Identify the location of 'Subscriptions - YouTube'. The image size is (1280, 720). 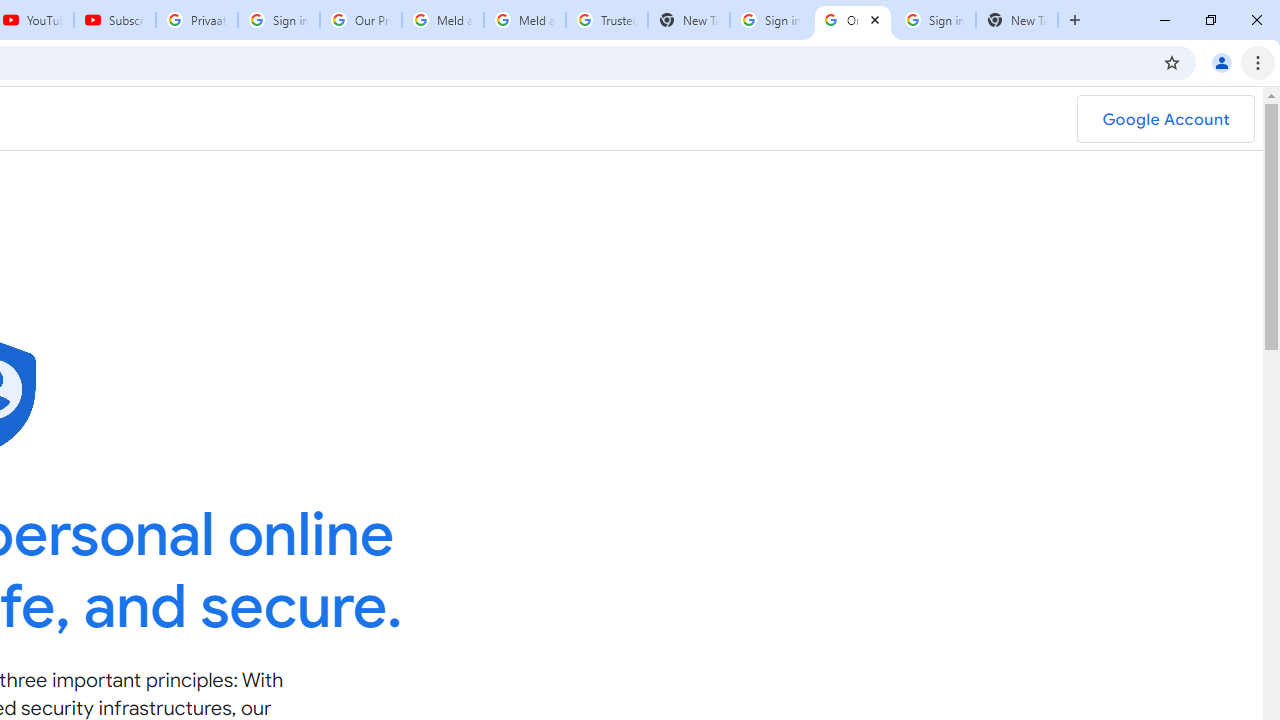
(114, 20).